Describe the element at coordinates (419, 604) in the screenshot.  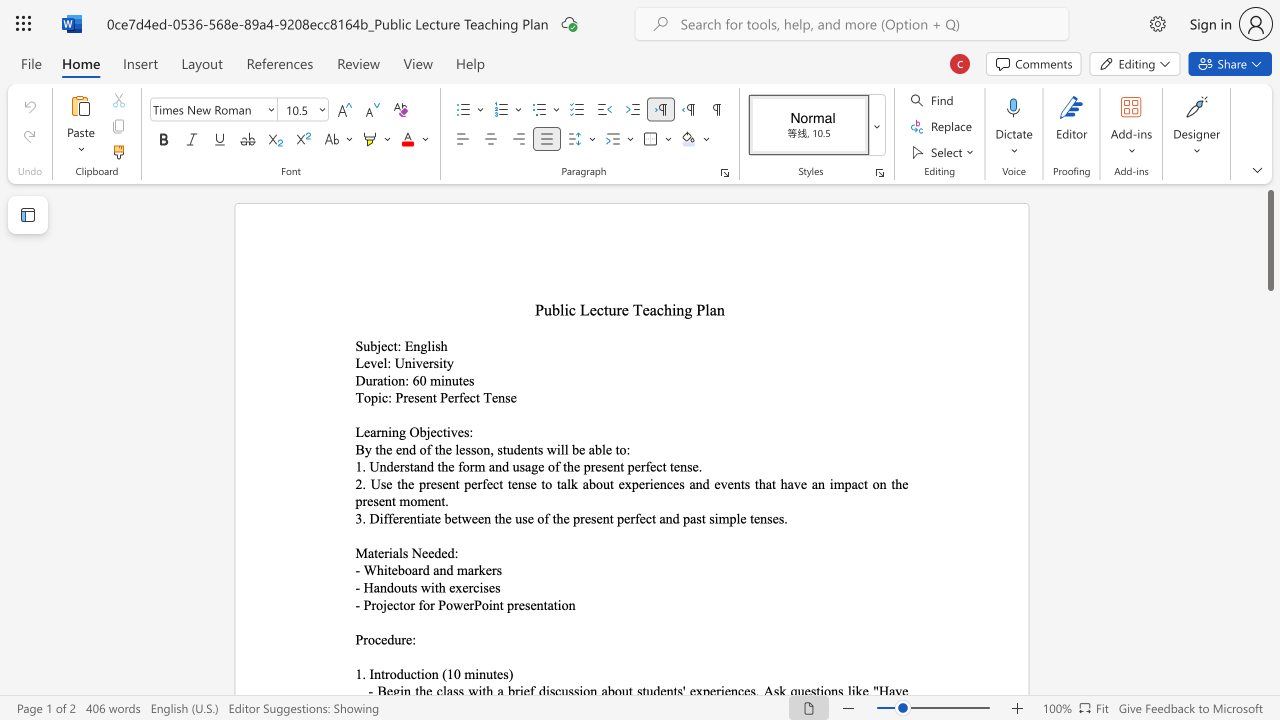
I see `the 1th character "f" in the text` at that location.